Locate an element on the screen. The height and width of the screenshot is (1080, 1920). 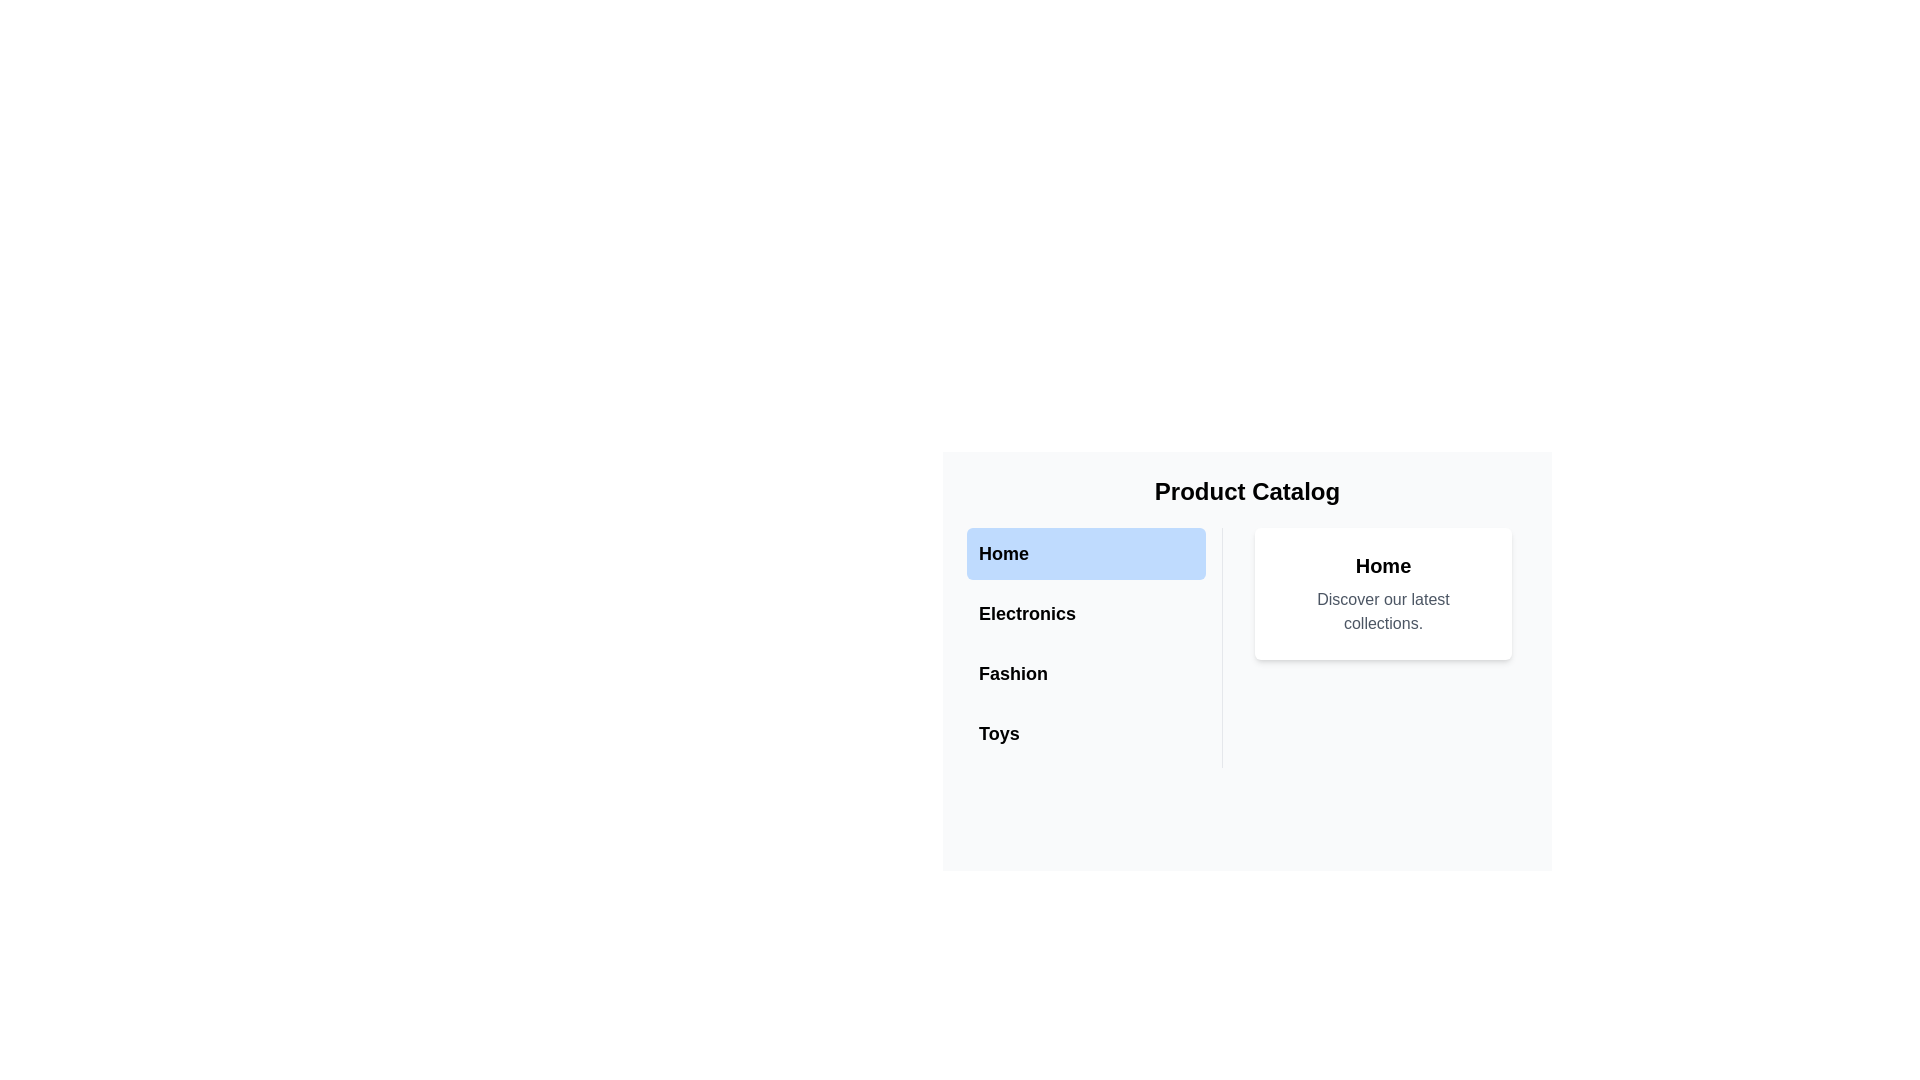
bold 'Home' text label located in the top-right section of the interface, above the text 'Discover our latest collections.' is located at coordinates (1382, 566).